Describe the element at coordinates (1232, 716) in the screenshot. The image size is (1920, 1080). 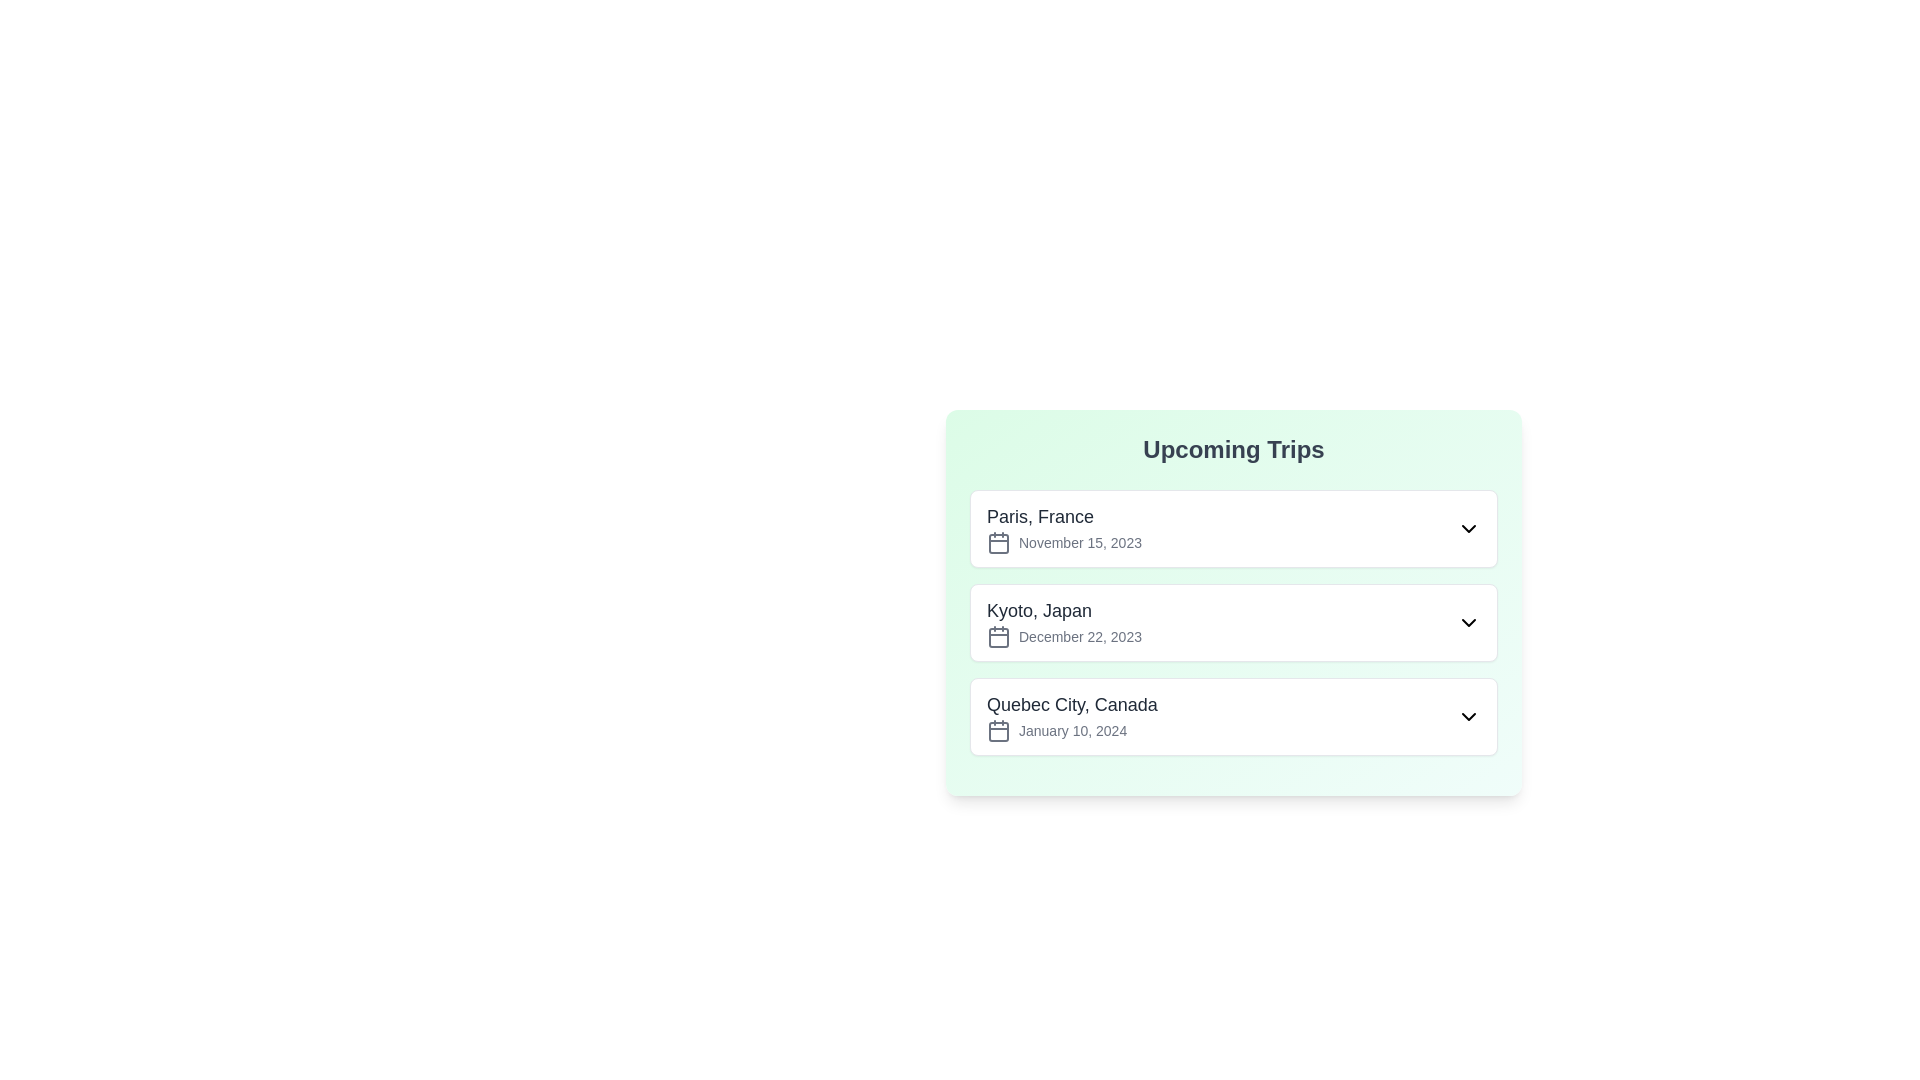
I see `the third list item labeled 'Quebec City, Canada'` at that location.